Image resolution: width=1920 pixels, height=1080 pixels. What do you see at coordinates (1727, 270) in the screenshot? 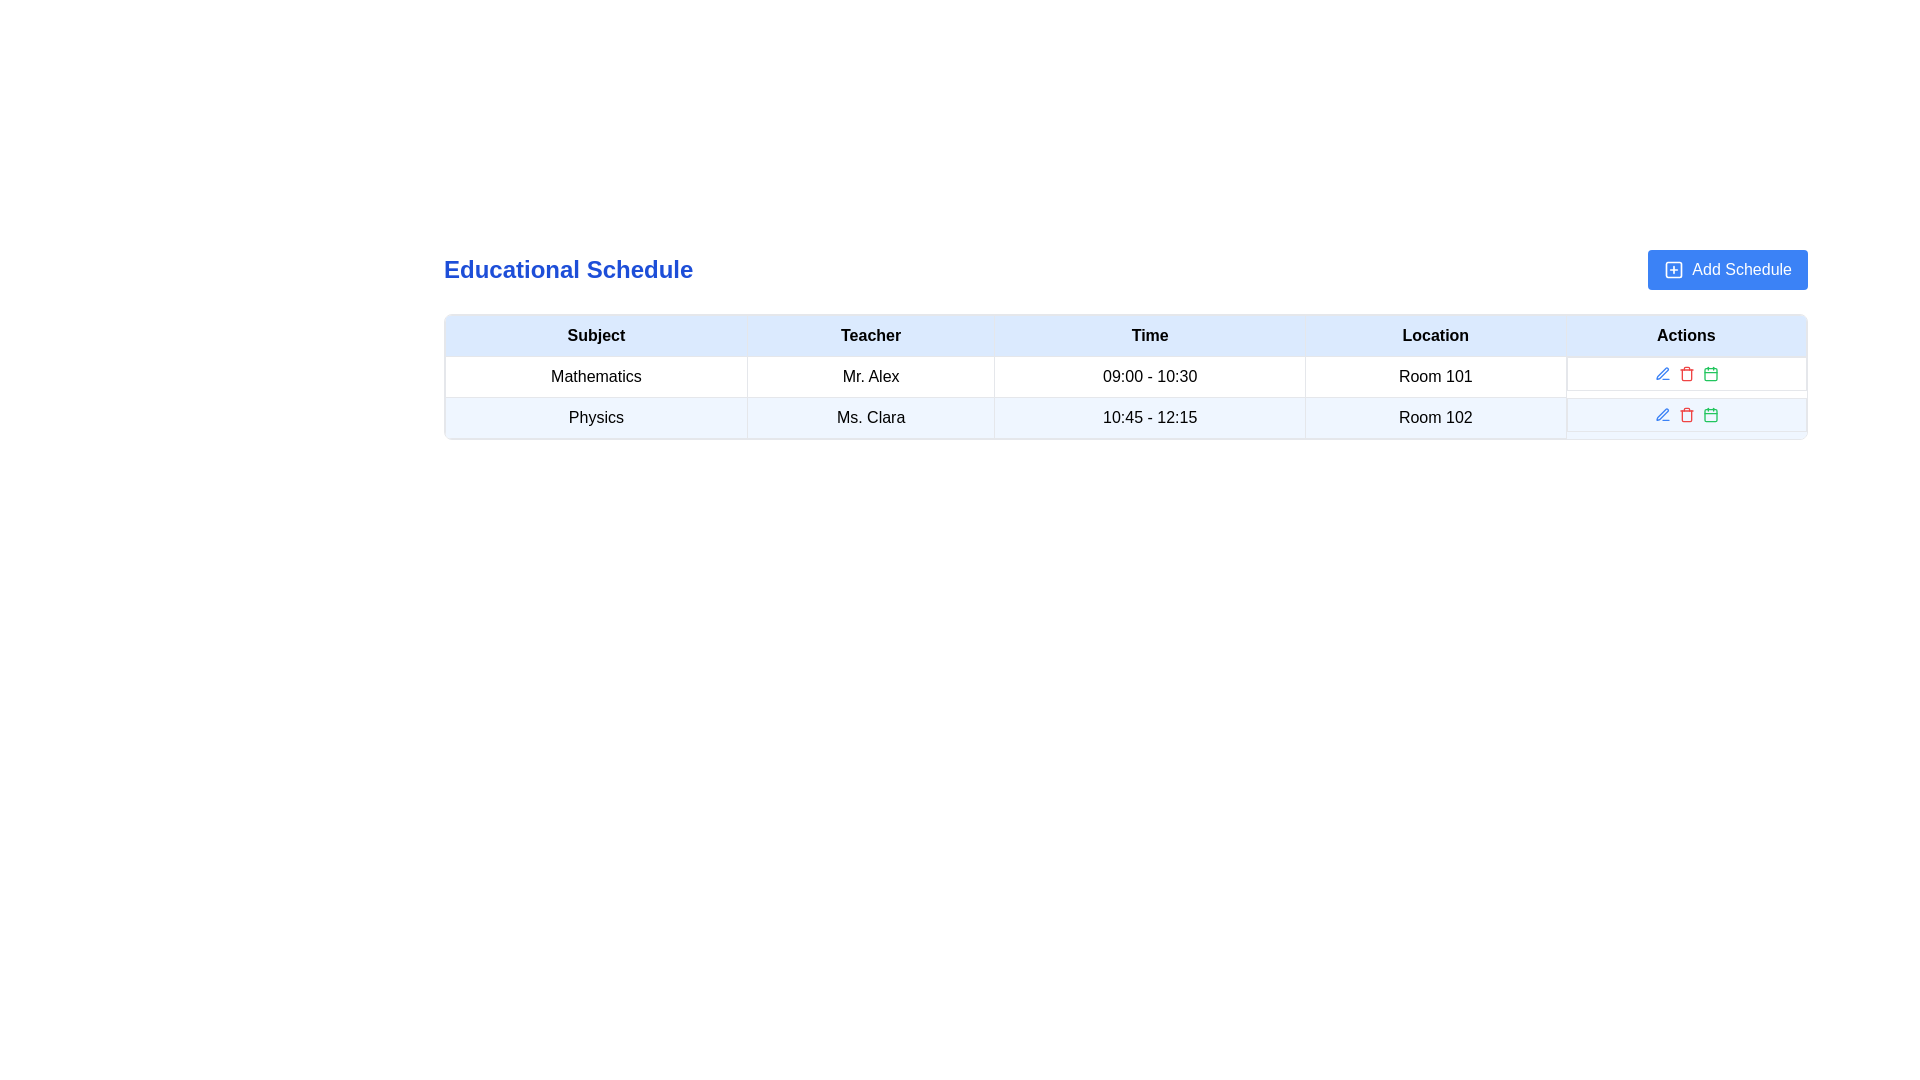
I see `the rectangular blue button with rounded corners labeled 'Add Schedule'` at bounding box center [1727, 270].